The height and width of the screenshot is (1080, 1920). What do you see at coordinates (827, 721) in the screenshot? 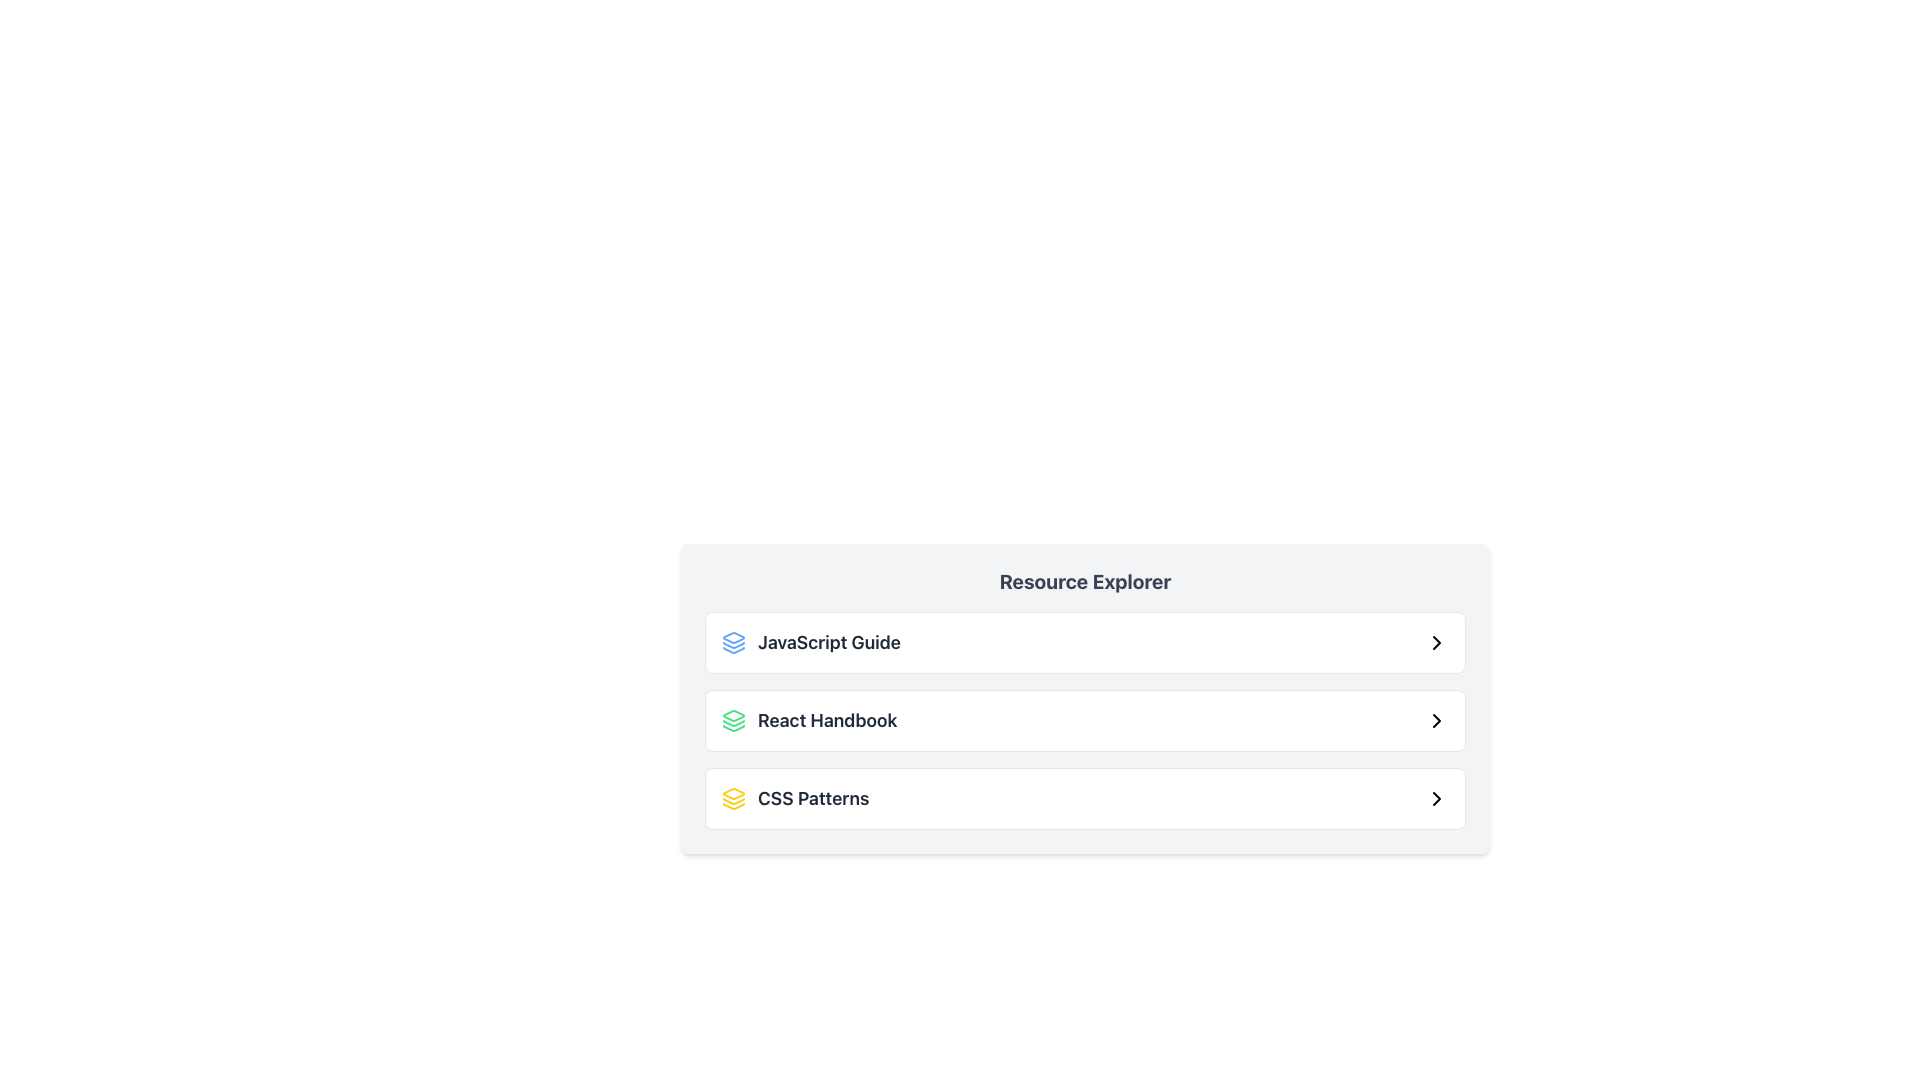
I see `text label displaying 'React Handbook' which is styled with a larger font size and bold weight, located in the resource explorer between 'JavaScript Guide' and 'CSS Patterns'` at bounding box center [827, 721].